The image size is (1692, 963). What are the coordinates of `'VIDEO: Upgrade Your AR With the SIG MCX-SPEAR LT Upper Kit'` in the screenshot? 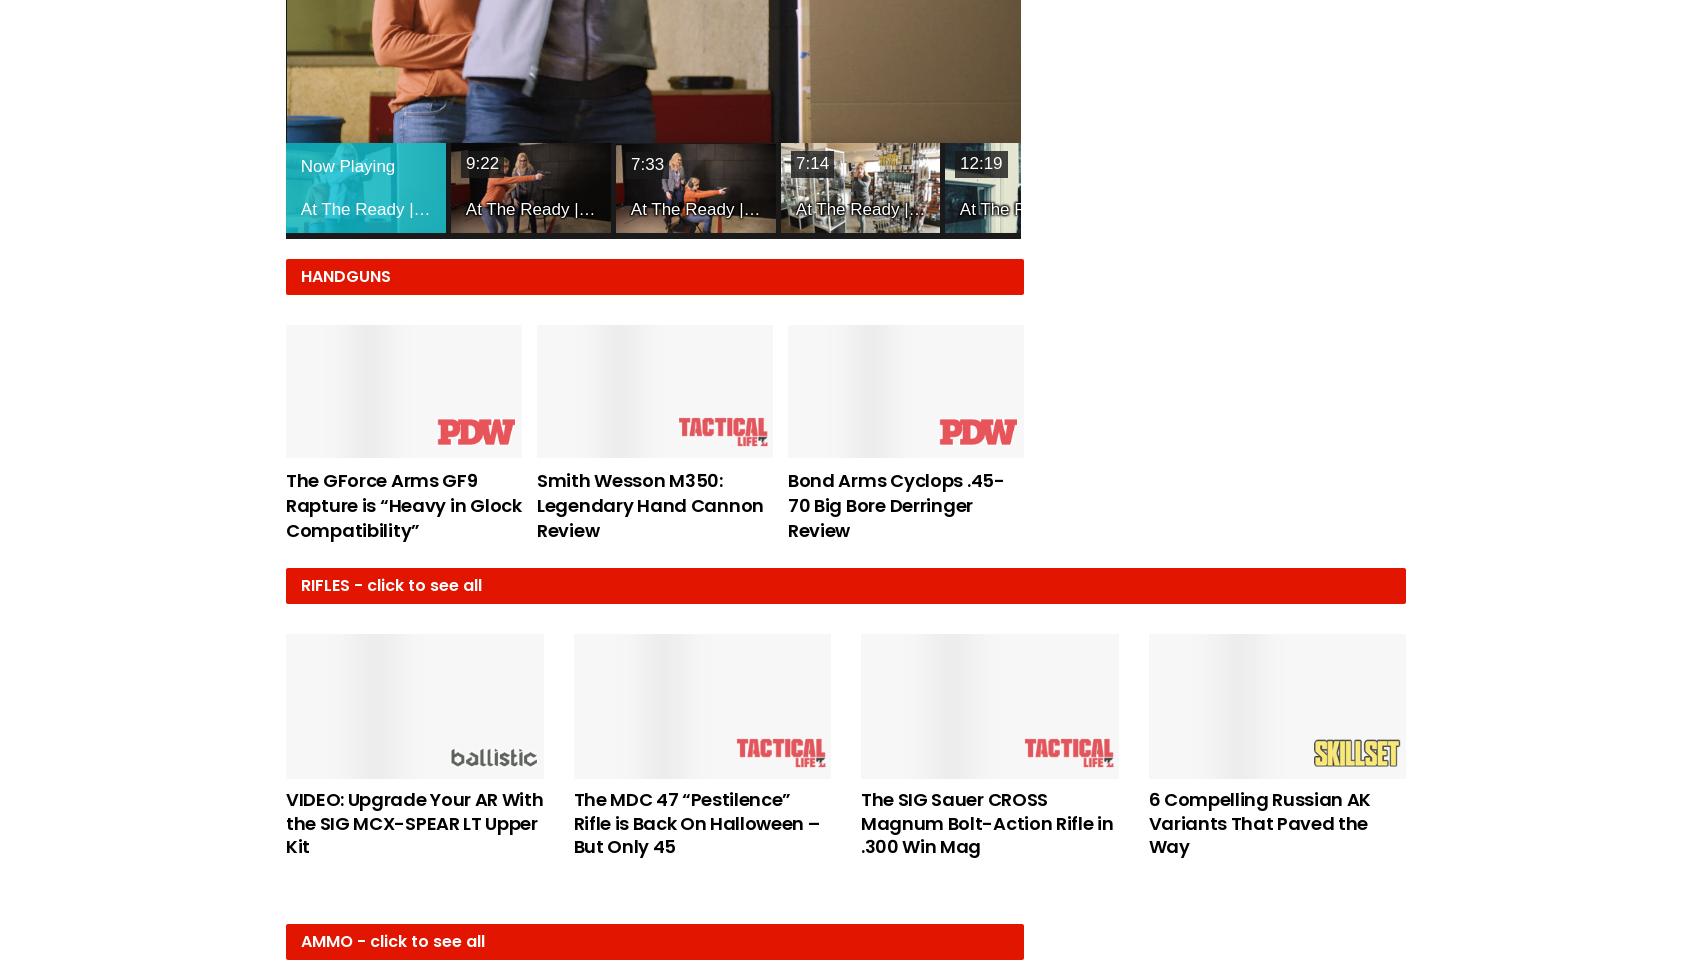 It's located at (414, 821).